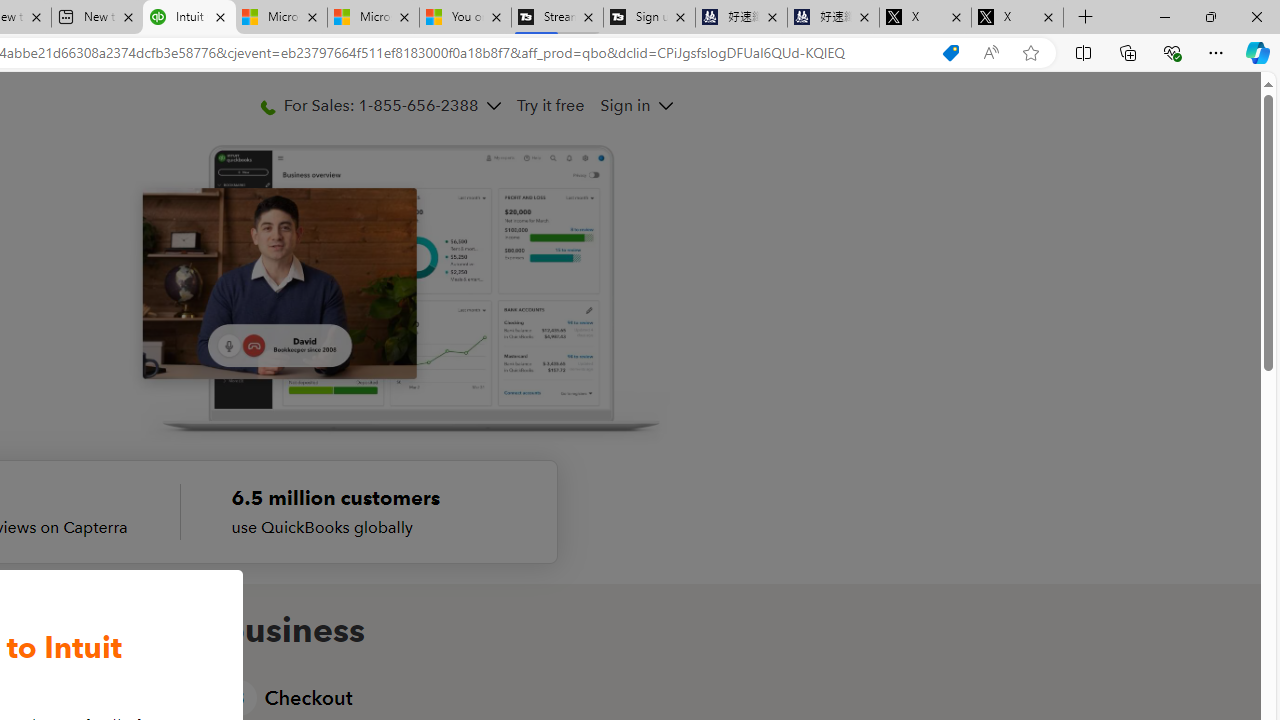  Describe the element at coordinates (279, 17) in the screenshot. I see `'Microsoft Start Sports'` at that location.